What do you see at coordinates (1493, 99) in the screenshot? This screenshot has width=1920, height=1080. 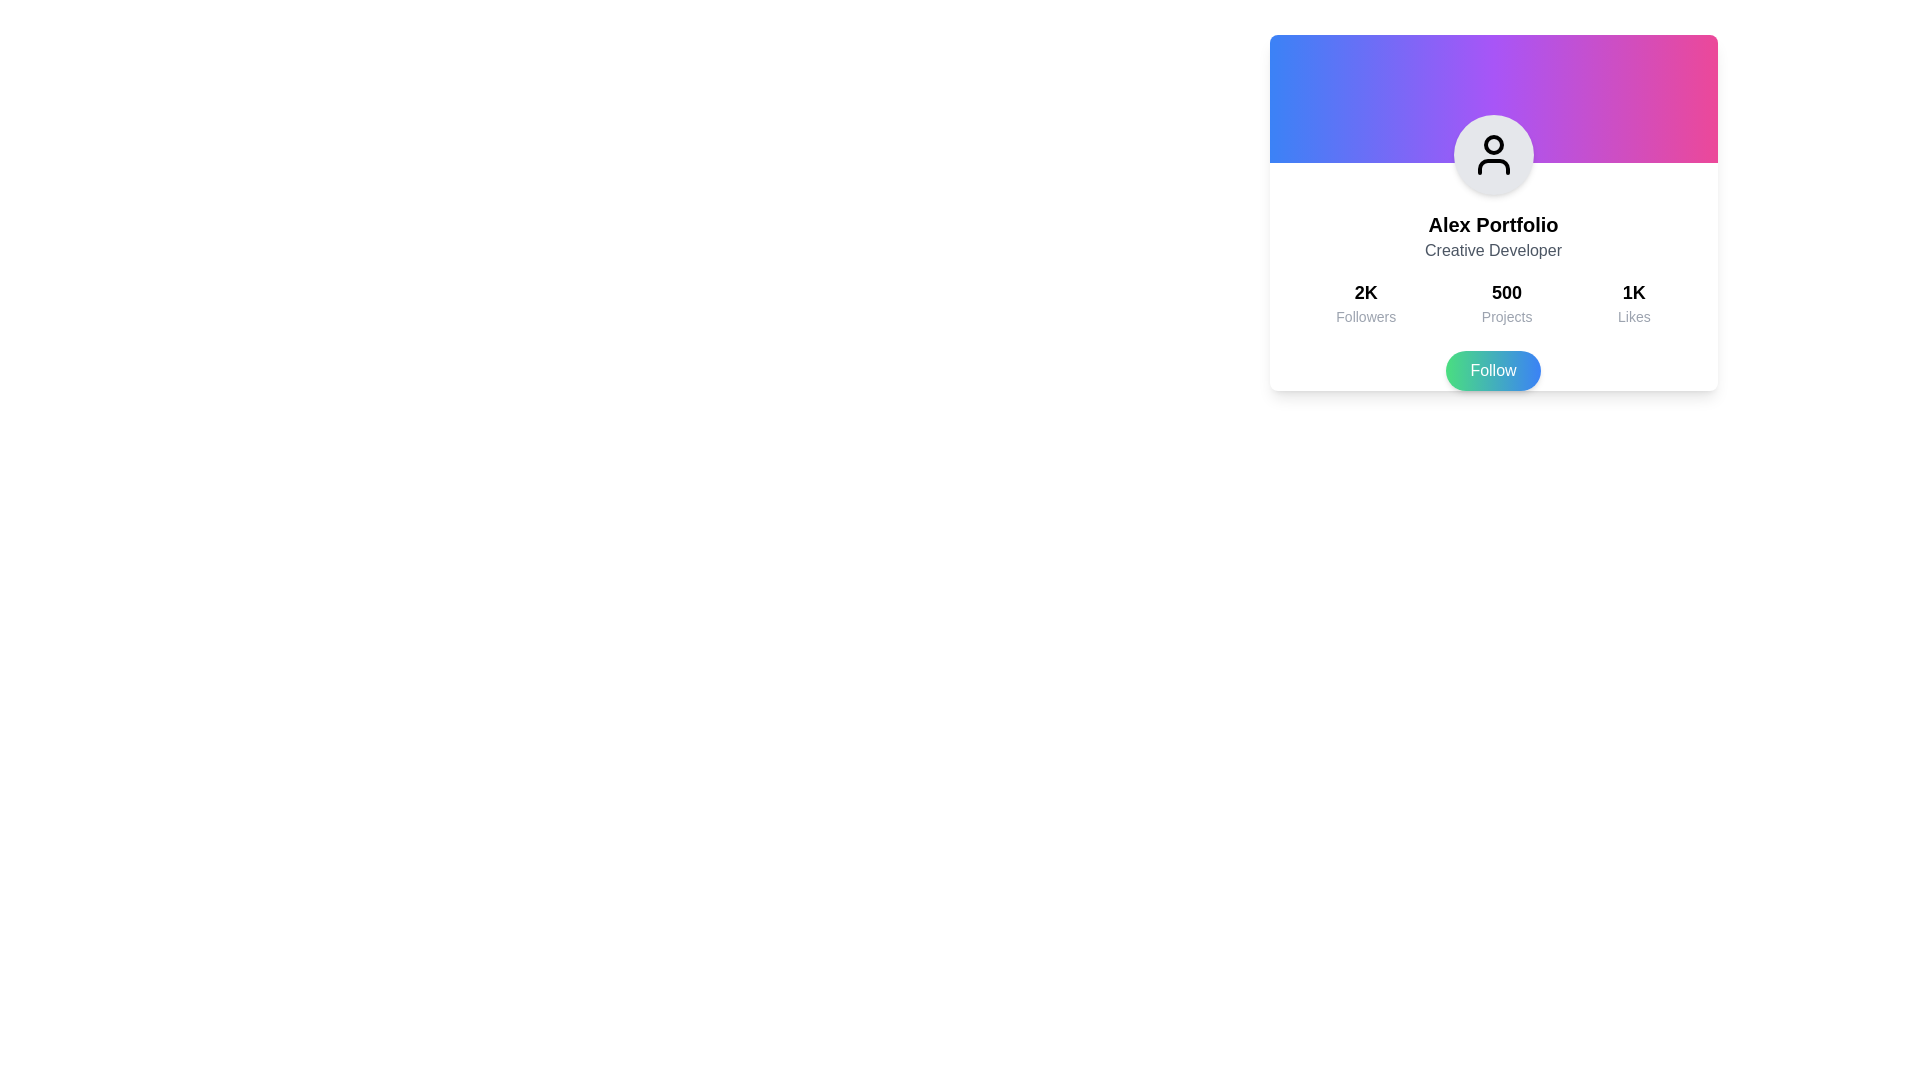 I see `the decorative gradient rectangle at the top of the profile card, which serves as a background element enhancing the visual appeal of the interface` at bounding box center [1493, 99].